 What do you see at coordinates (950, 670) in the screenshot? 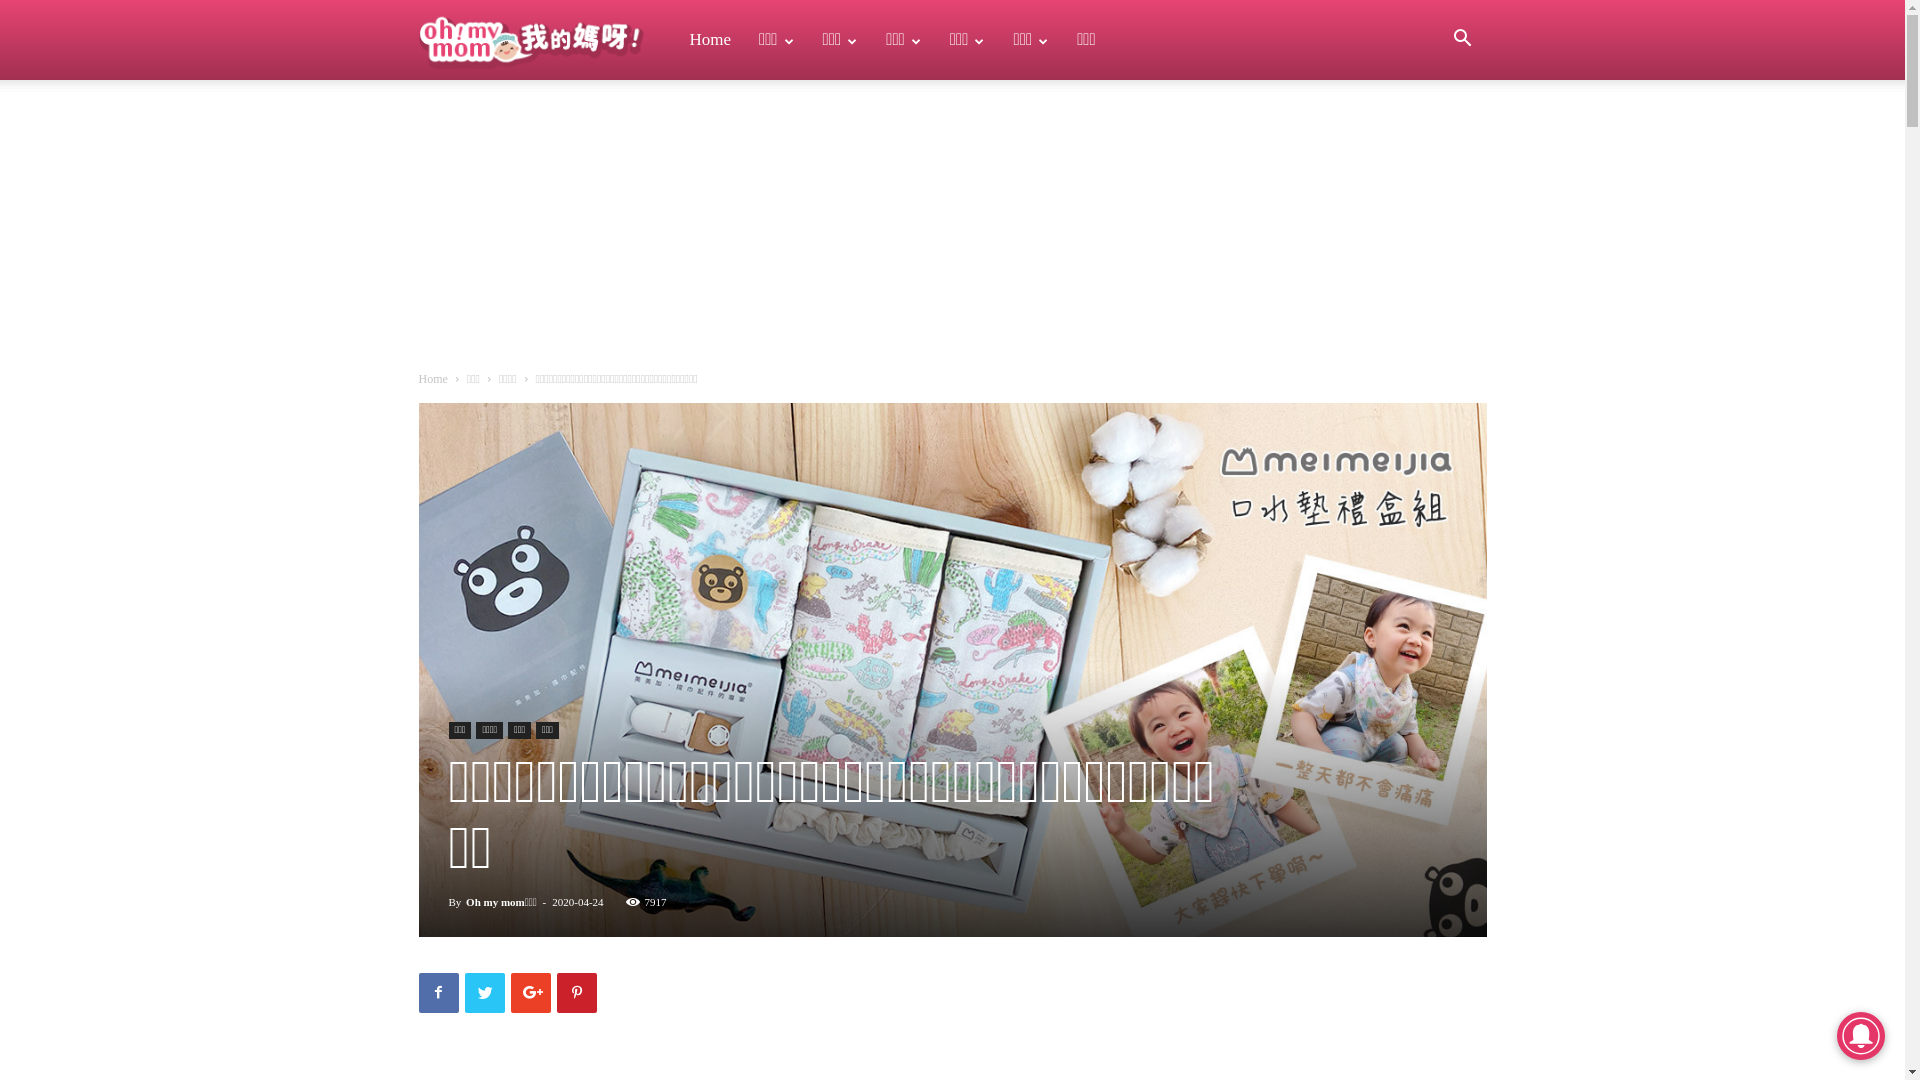
I see `'0424-BN'` at bounding box center [950, 670].